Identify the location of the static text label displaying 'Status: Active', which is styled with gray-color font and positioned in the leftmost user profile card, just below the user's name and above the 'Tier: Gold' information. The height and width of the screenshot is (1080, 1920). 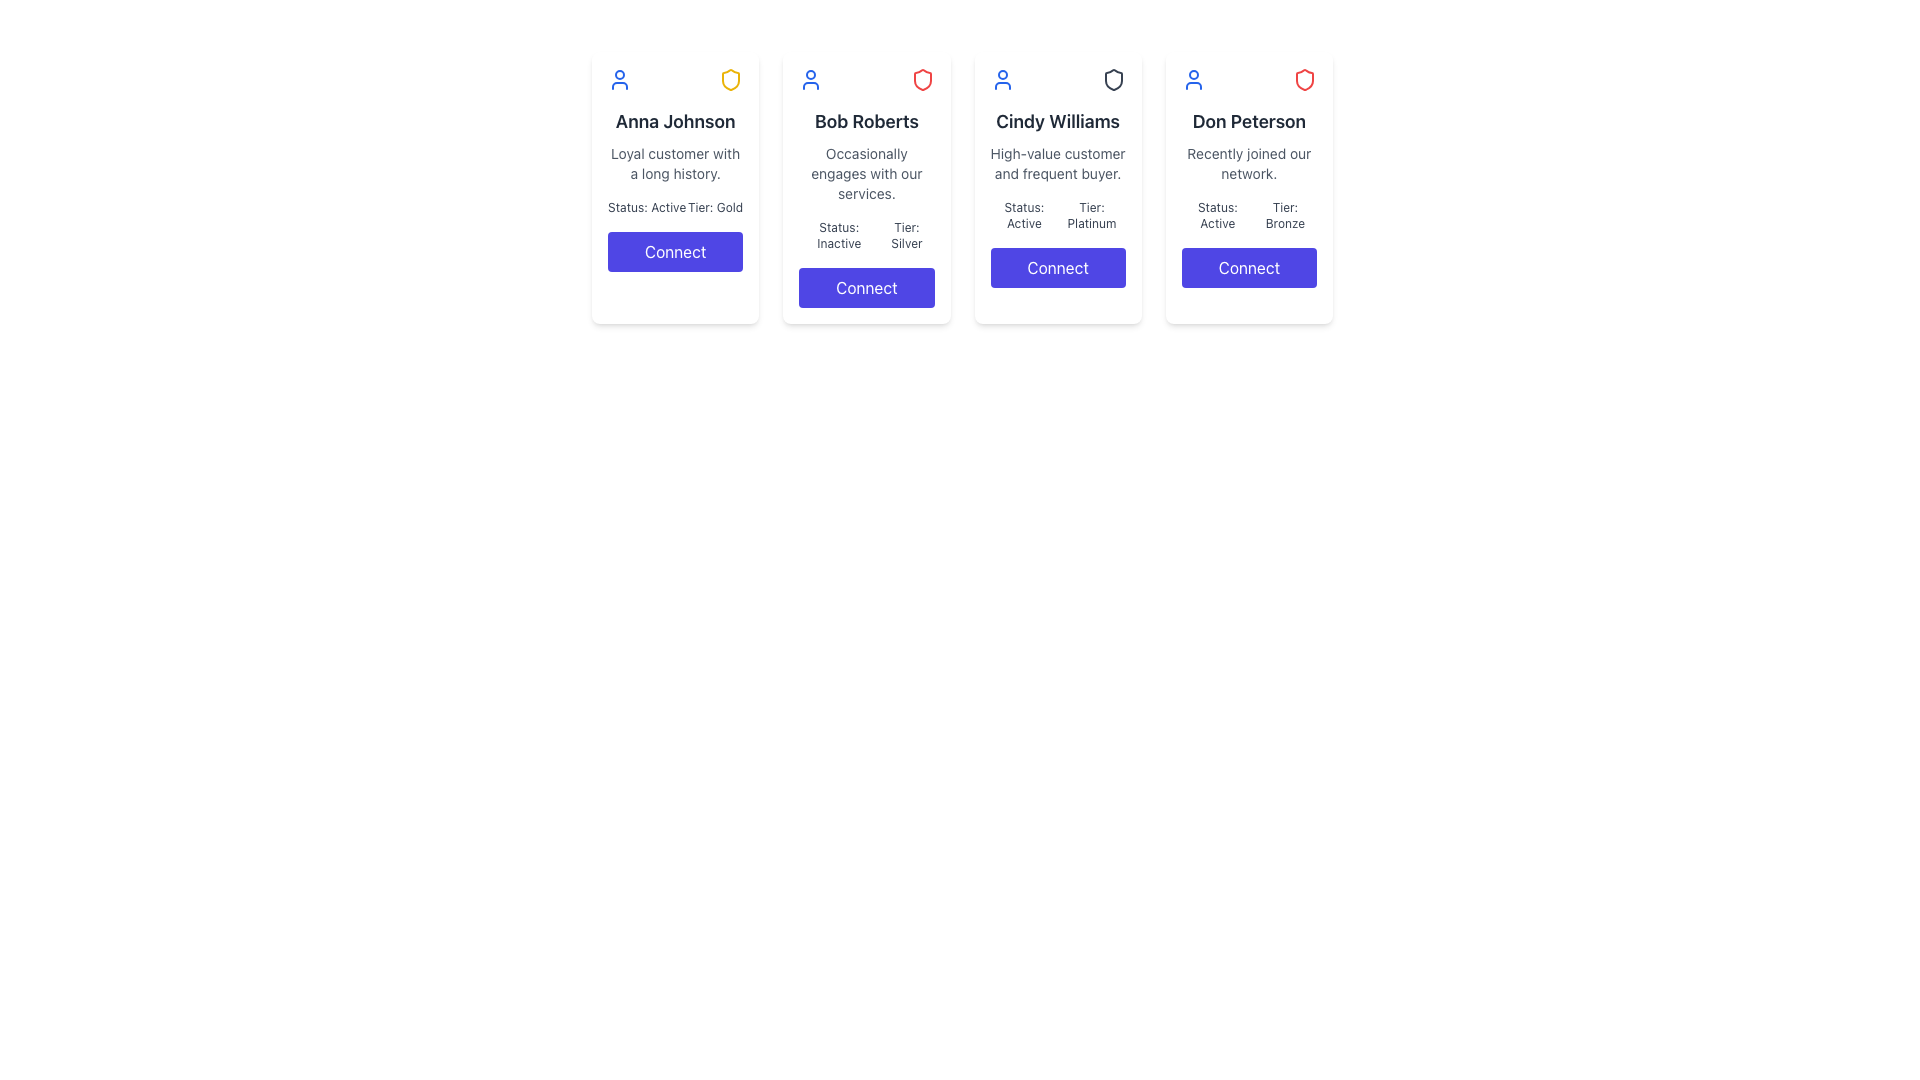
(647, 208).